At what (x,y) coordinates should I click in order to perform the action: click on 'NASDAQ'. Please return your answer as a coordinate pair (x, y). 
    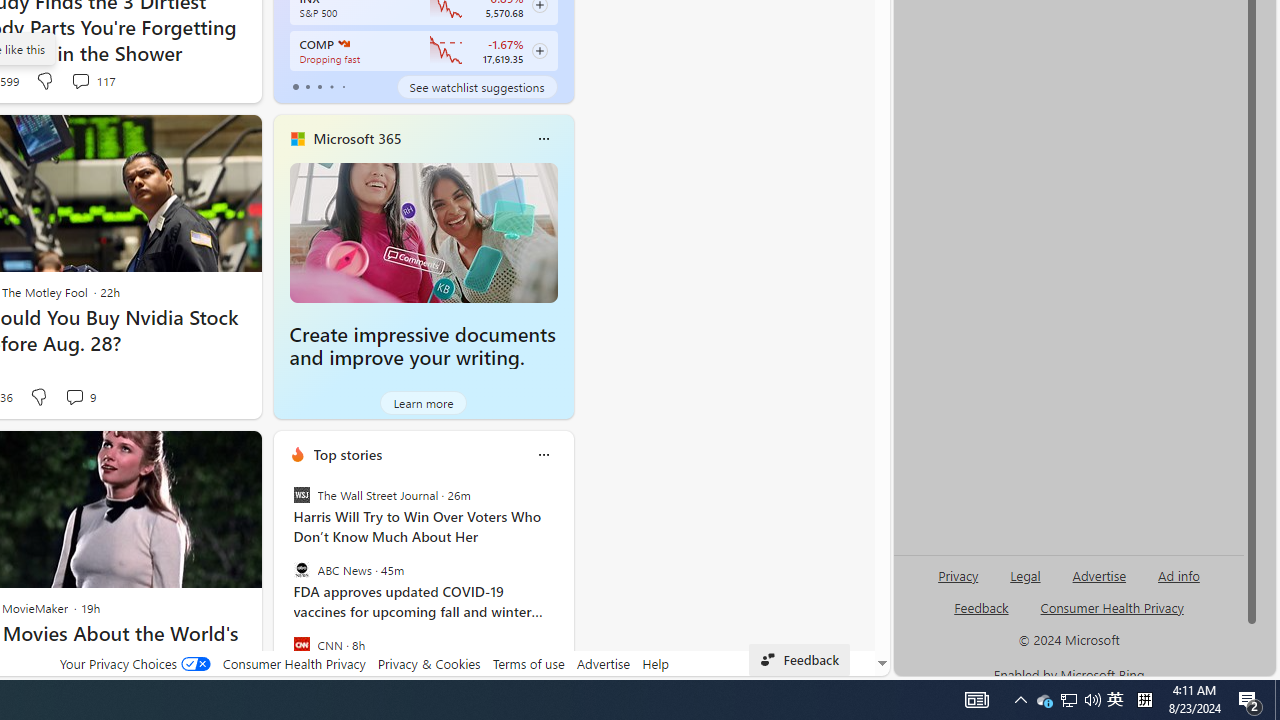
    Looking at the image, I should click on (343, 43).